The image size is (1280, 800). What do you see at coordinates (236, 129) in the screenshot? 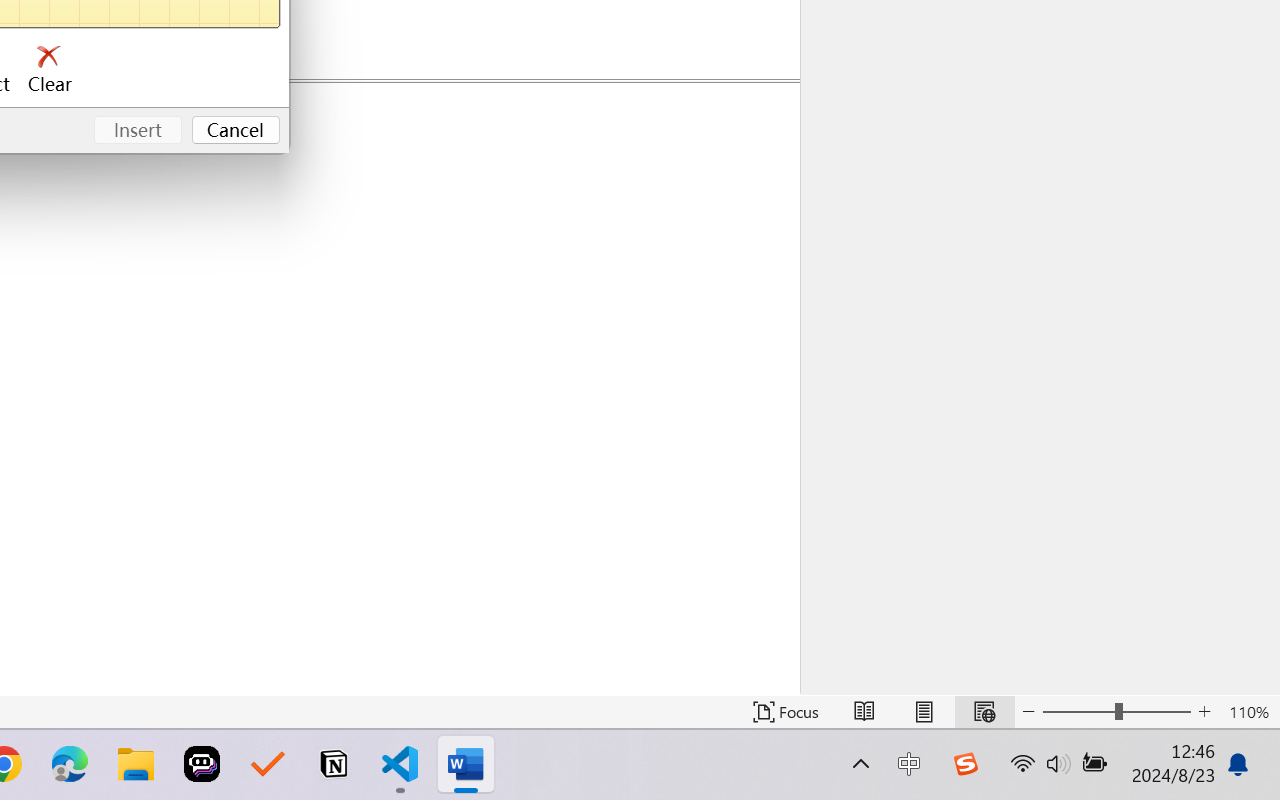
I see `'Cancel'` at bounding box center [236, 129].